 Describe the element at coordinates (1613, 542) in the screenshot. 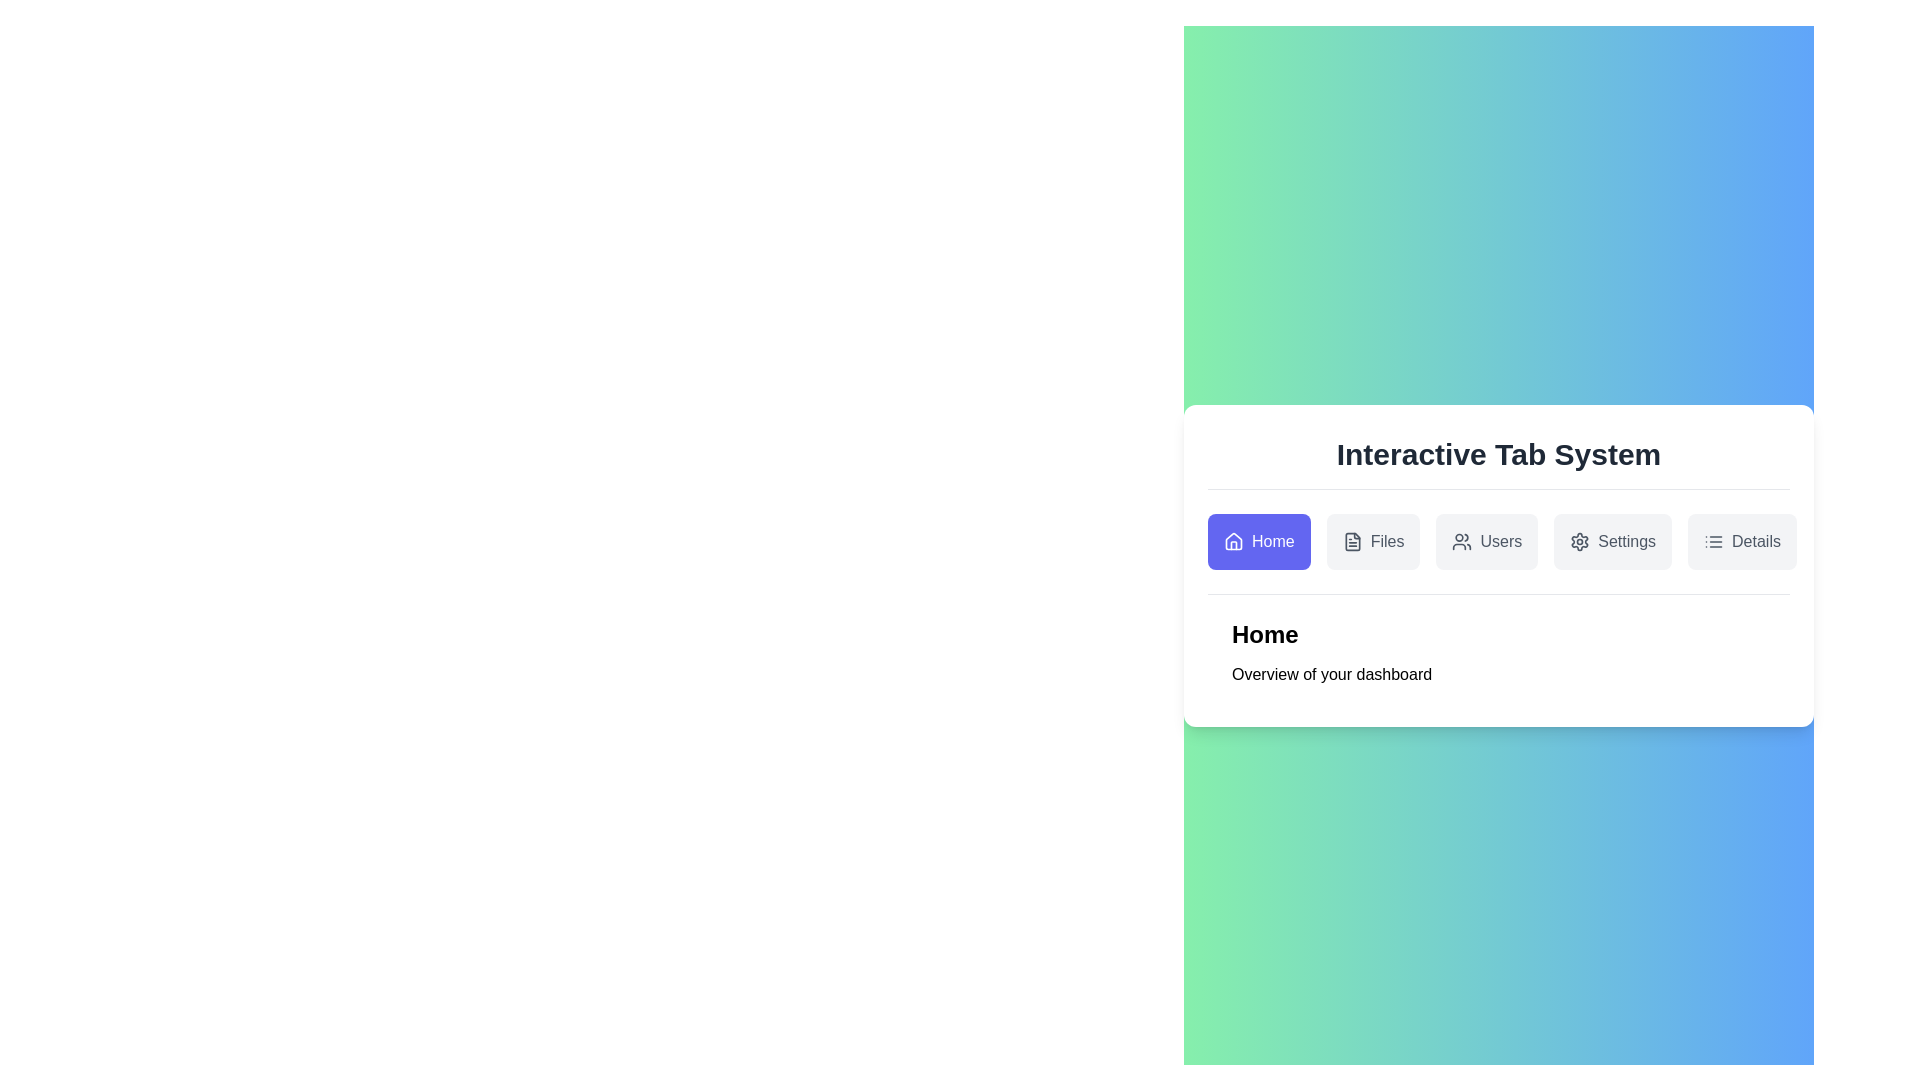

I see `the fourth tab in the navigation bar` at that location.